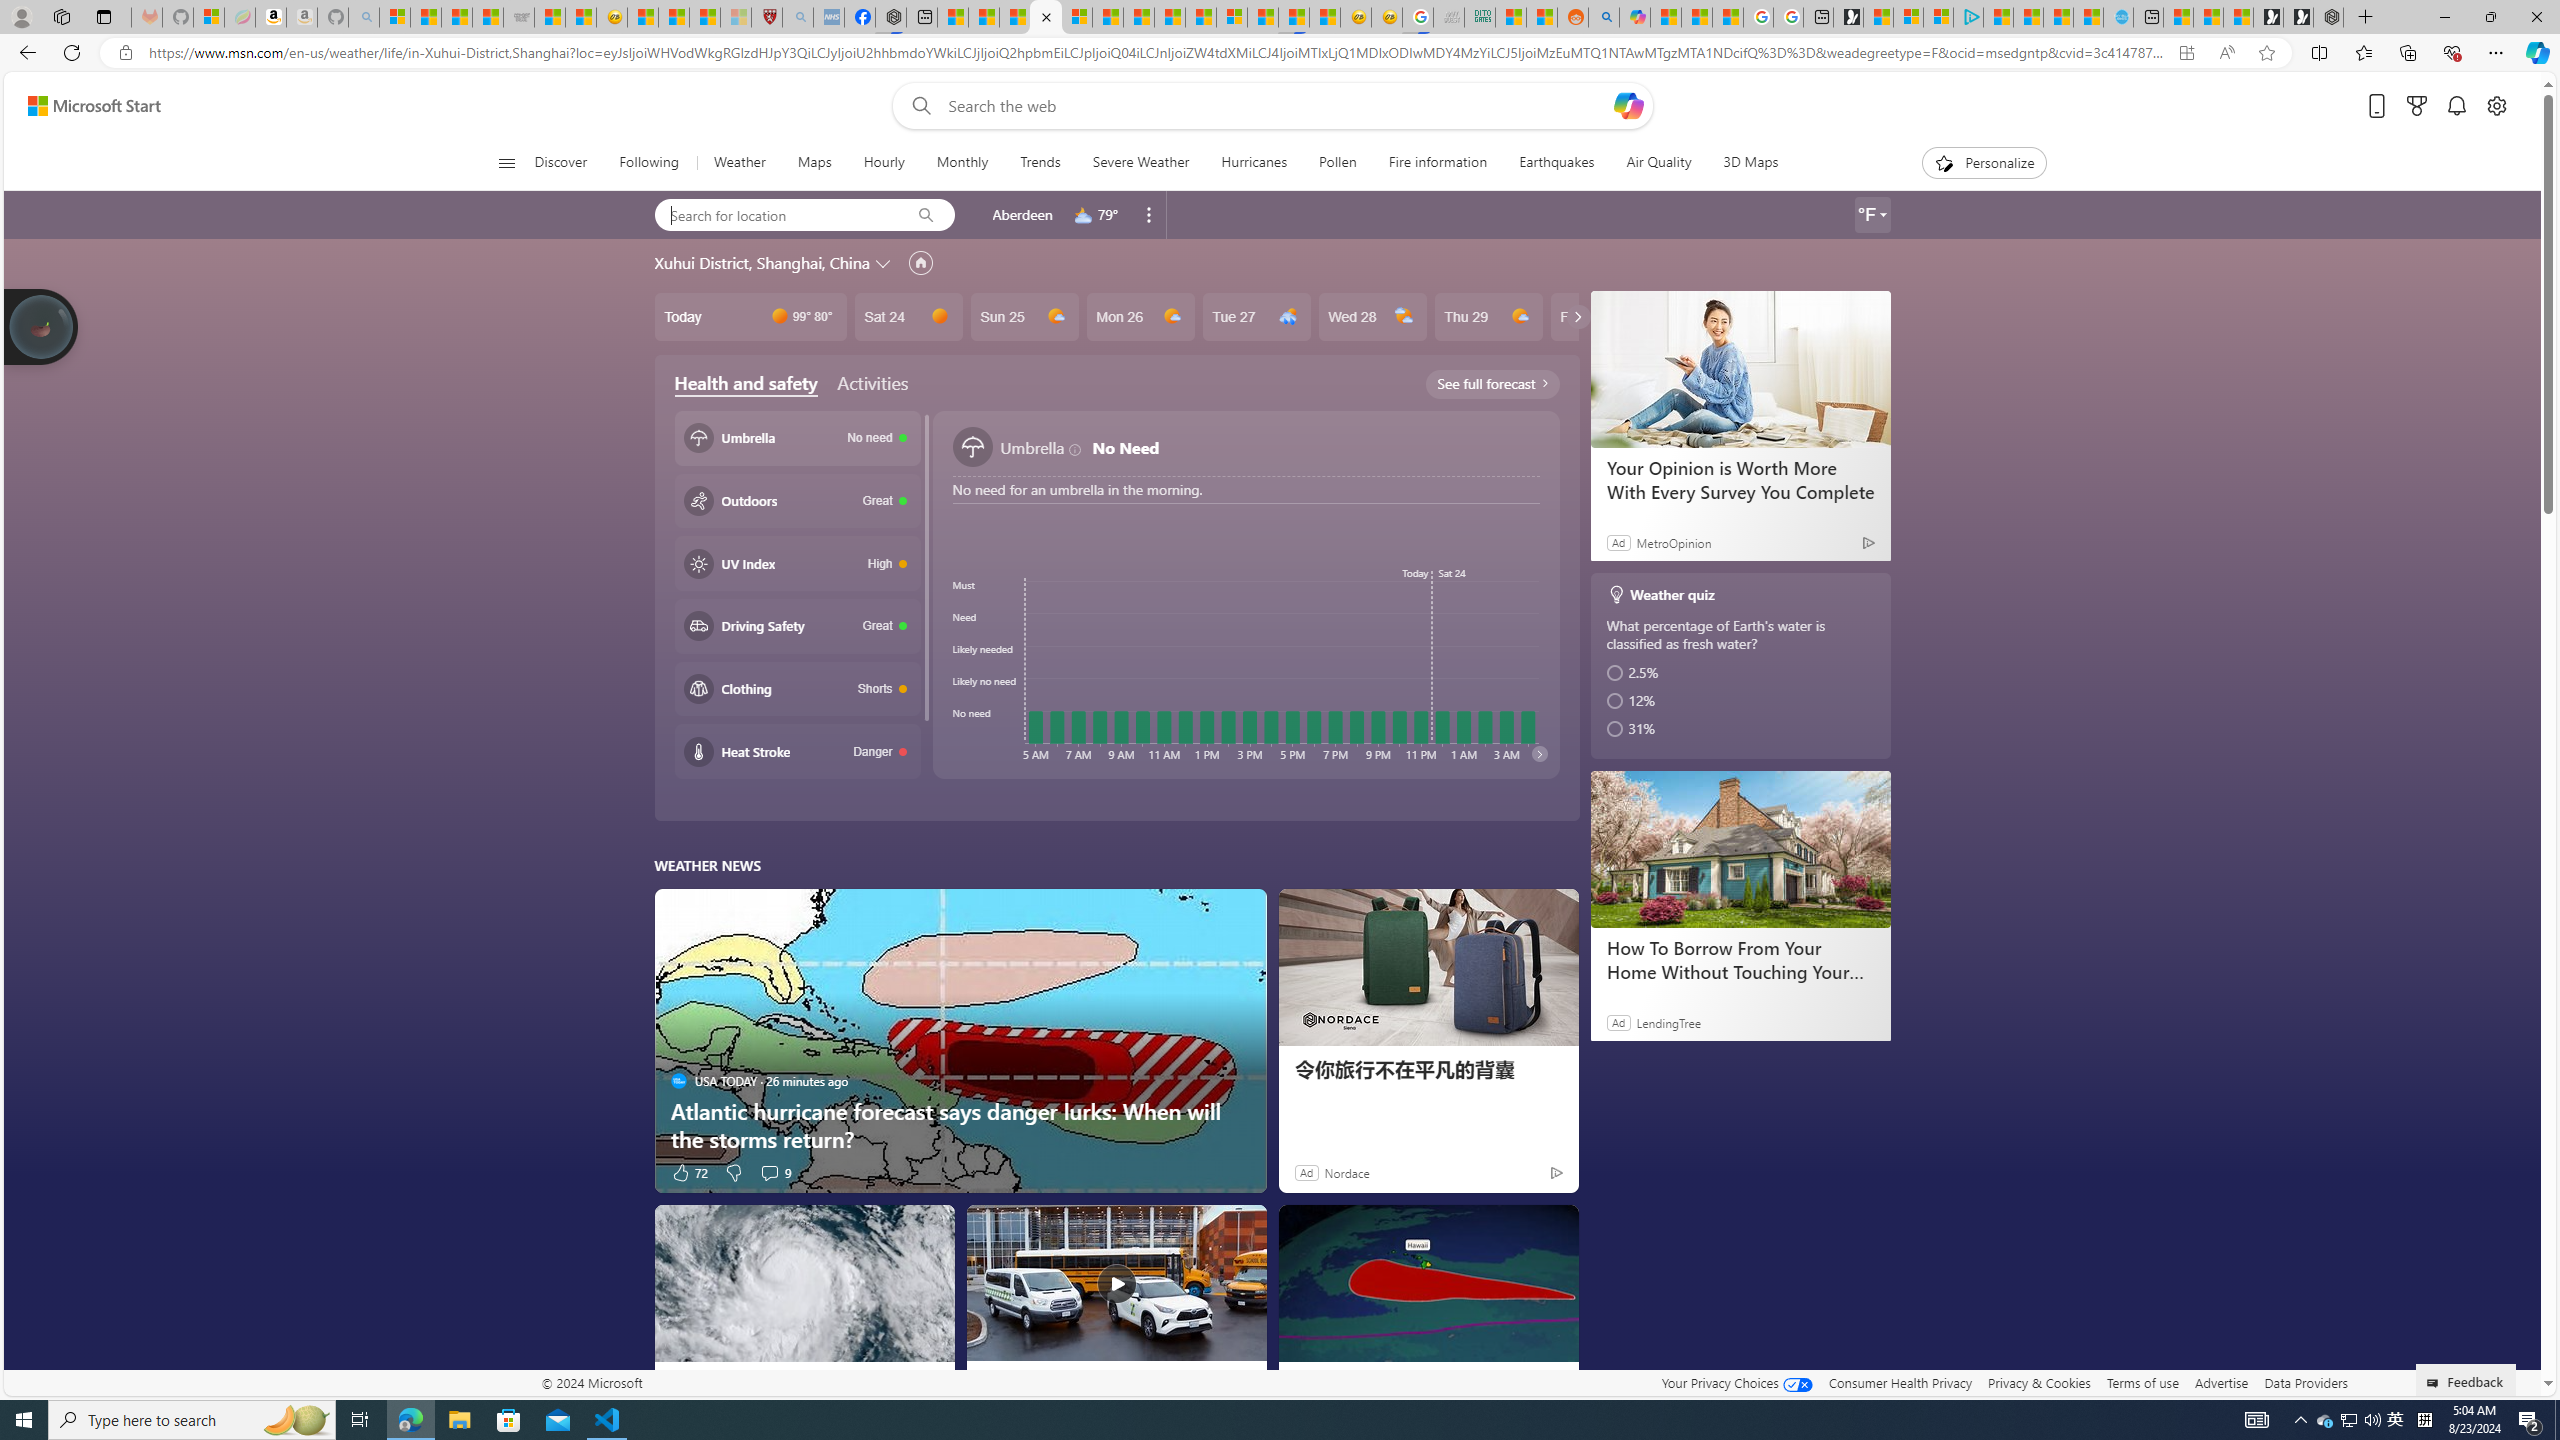 The height and width of the screenshot is (1440, 2560). Describe the element at coordinates (1140, 162) in the screenshot. I see `'Severe Weather'` at that location.